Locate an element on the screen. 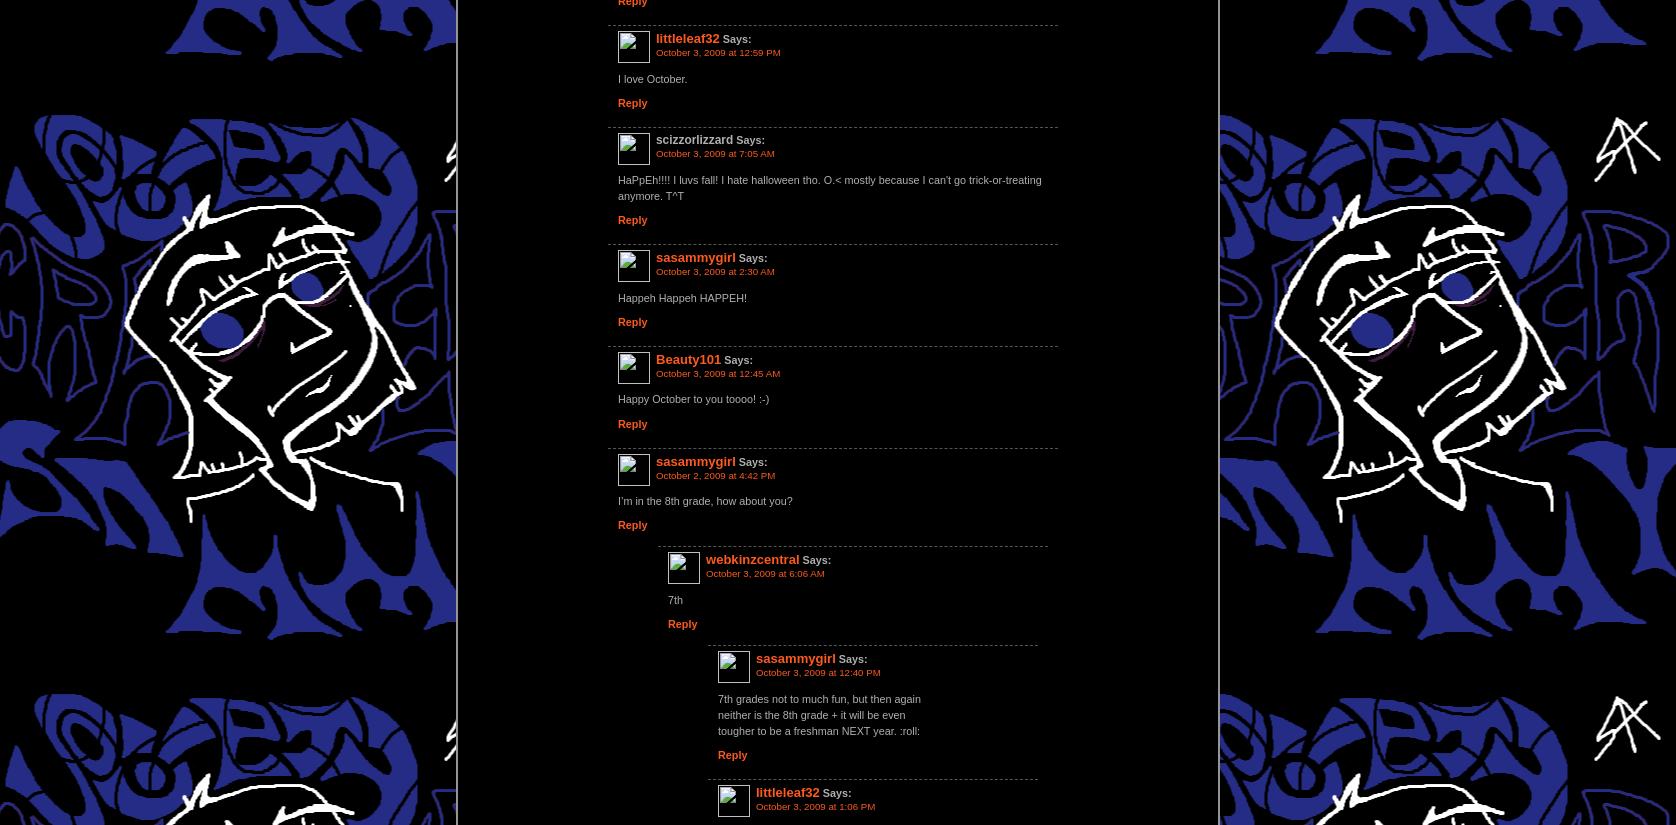  'HaPpEh!!!! I luvs fall! I hate halloween tho. O.< mostly because I can't go trick-or-treating anymore. T^T' is located at coordinates (828, 187).